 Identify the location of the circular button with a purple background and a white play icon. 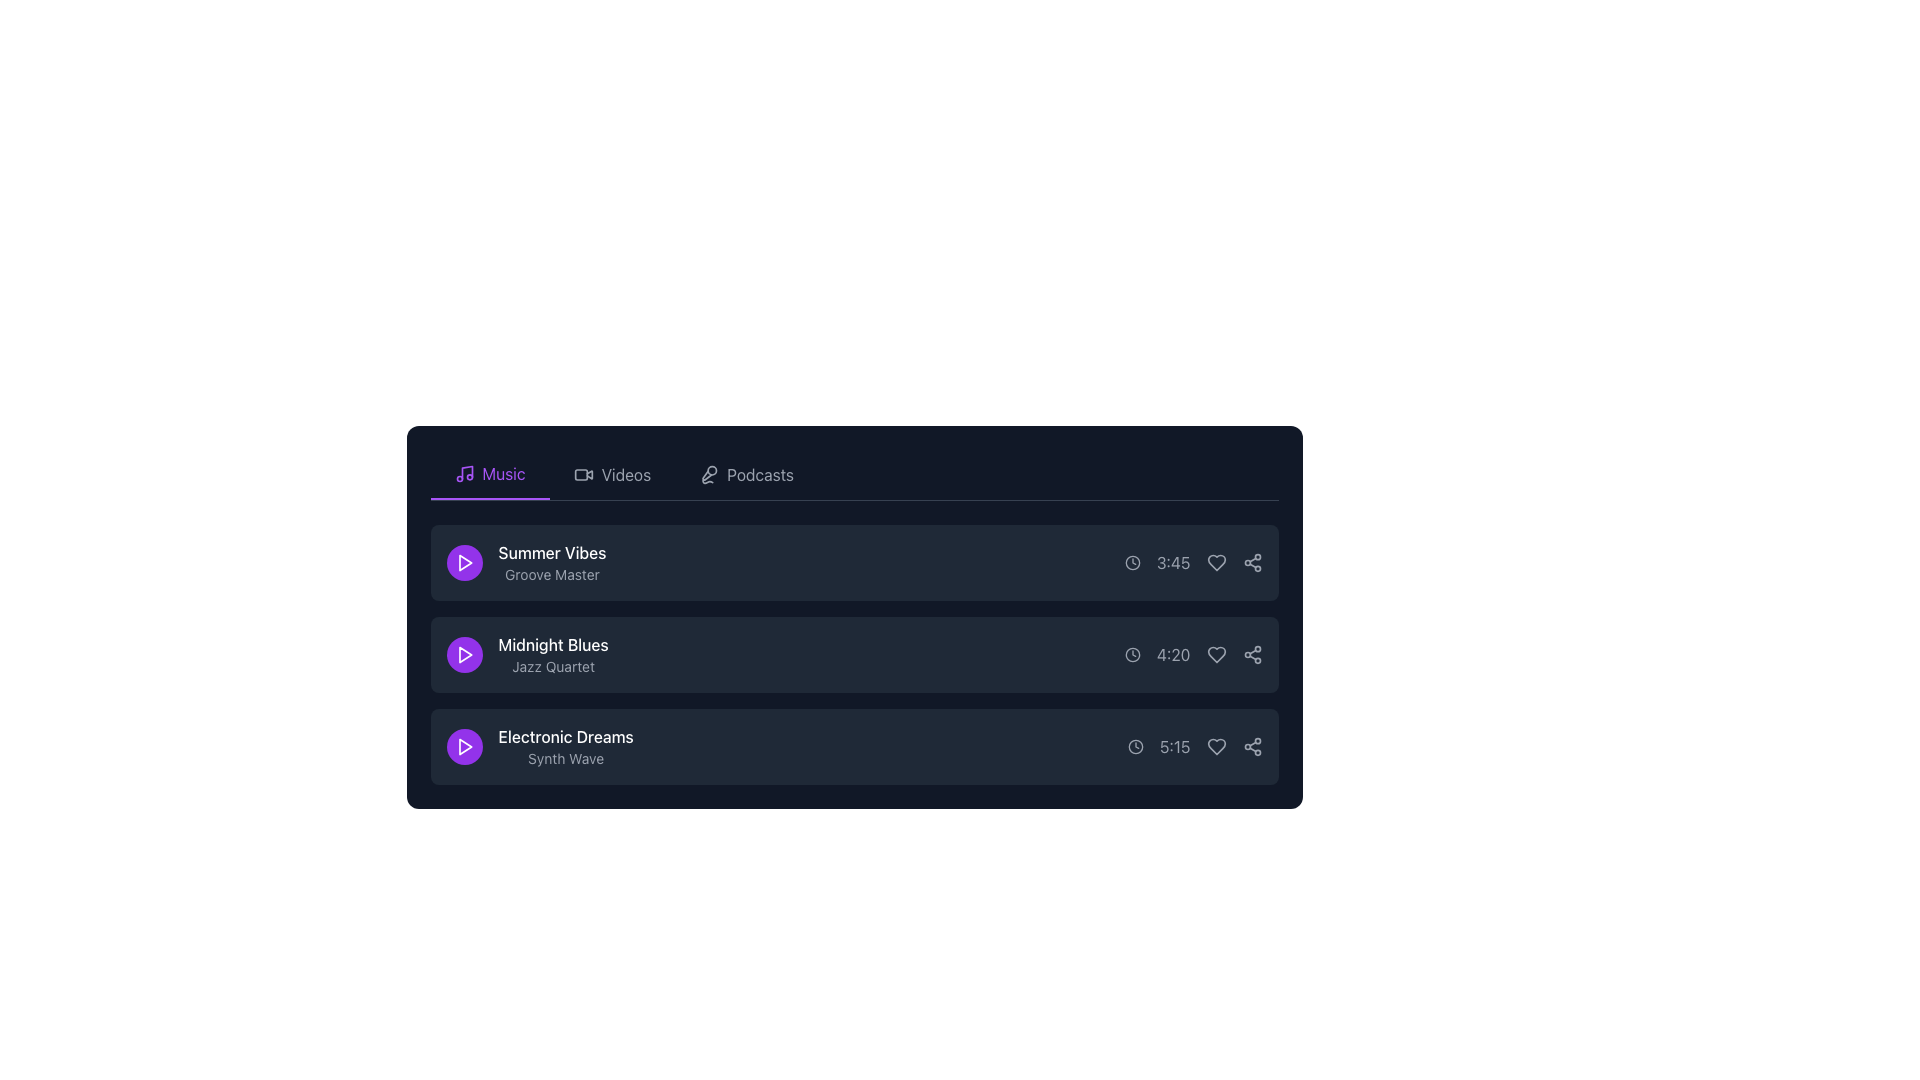
(463, 655).